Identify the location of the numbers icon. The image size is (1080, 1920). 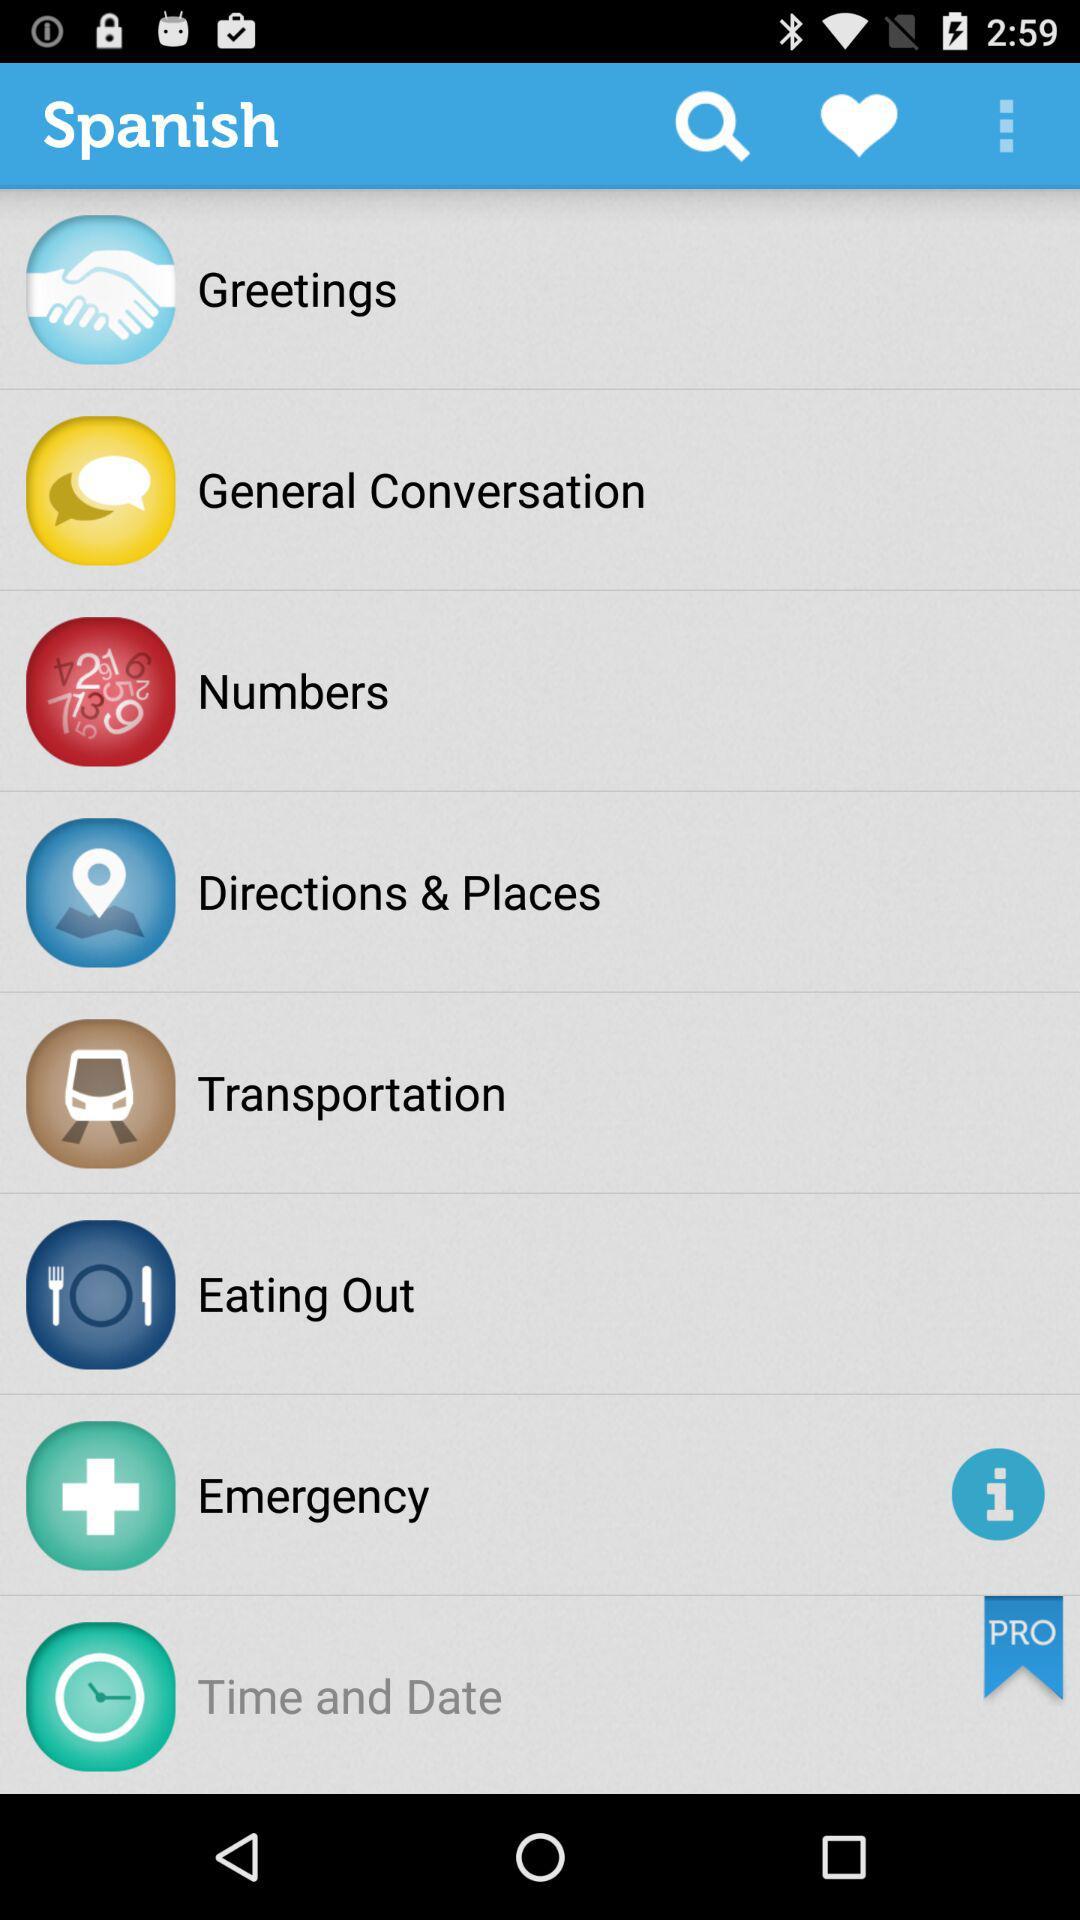
(293, 690).